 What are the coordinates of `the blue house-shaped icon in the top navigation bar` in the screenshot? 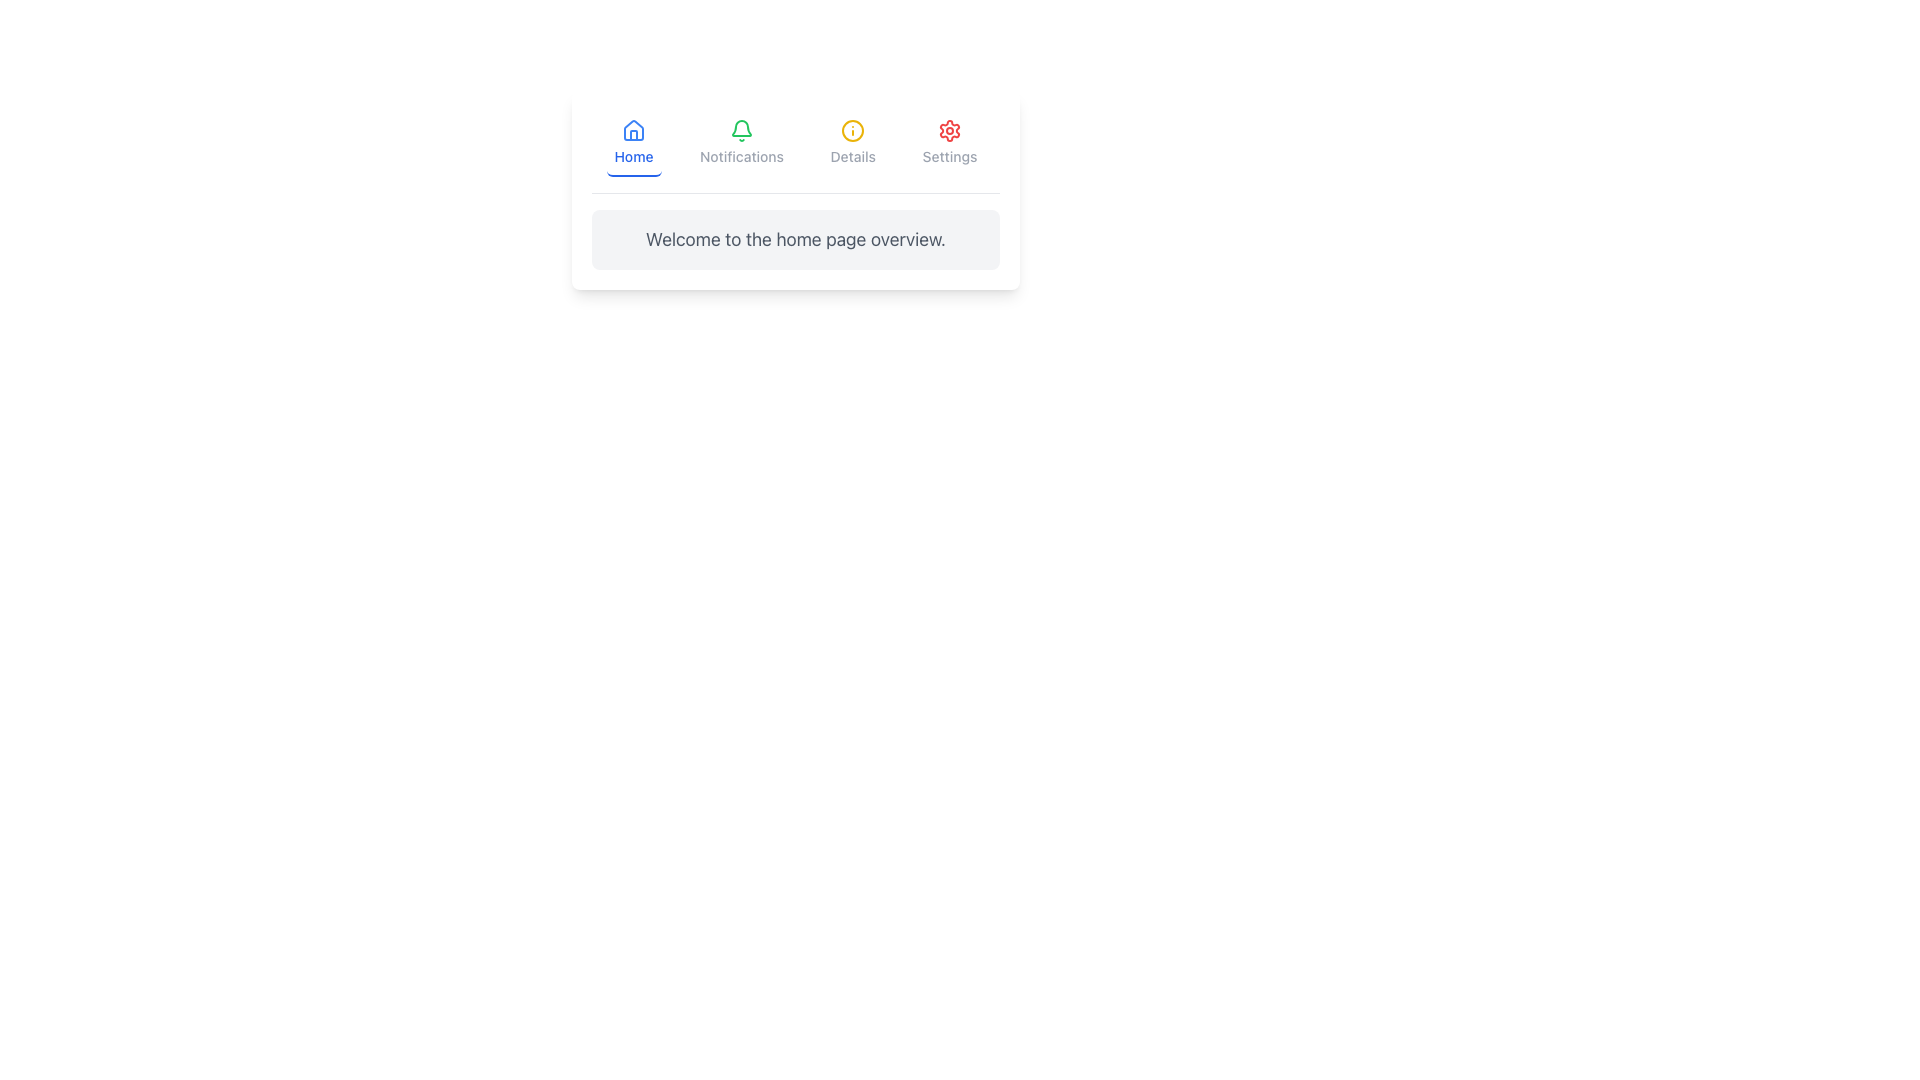 It's located at (632, 131).